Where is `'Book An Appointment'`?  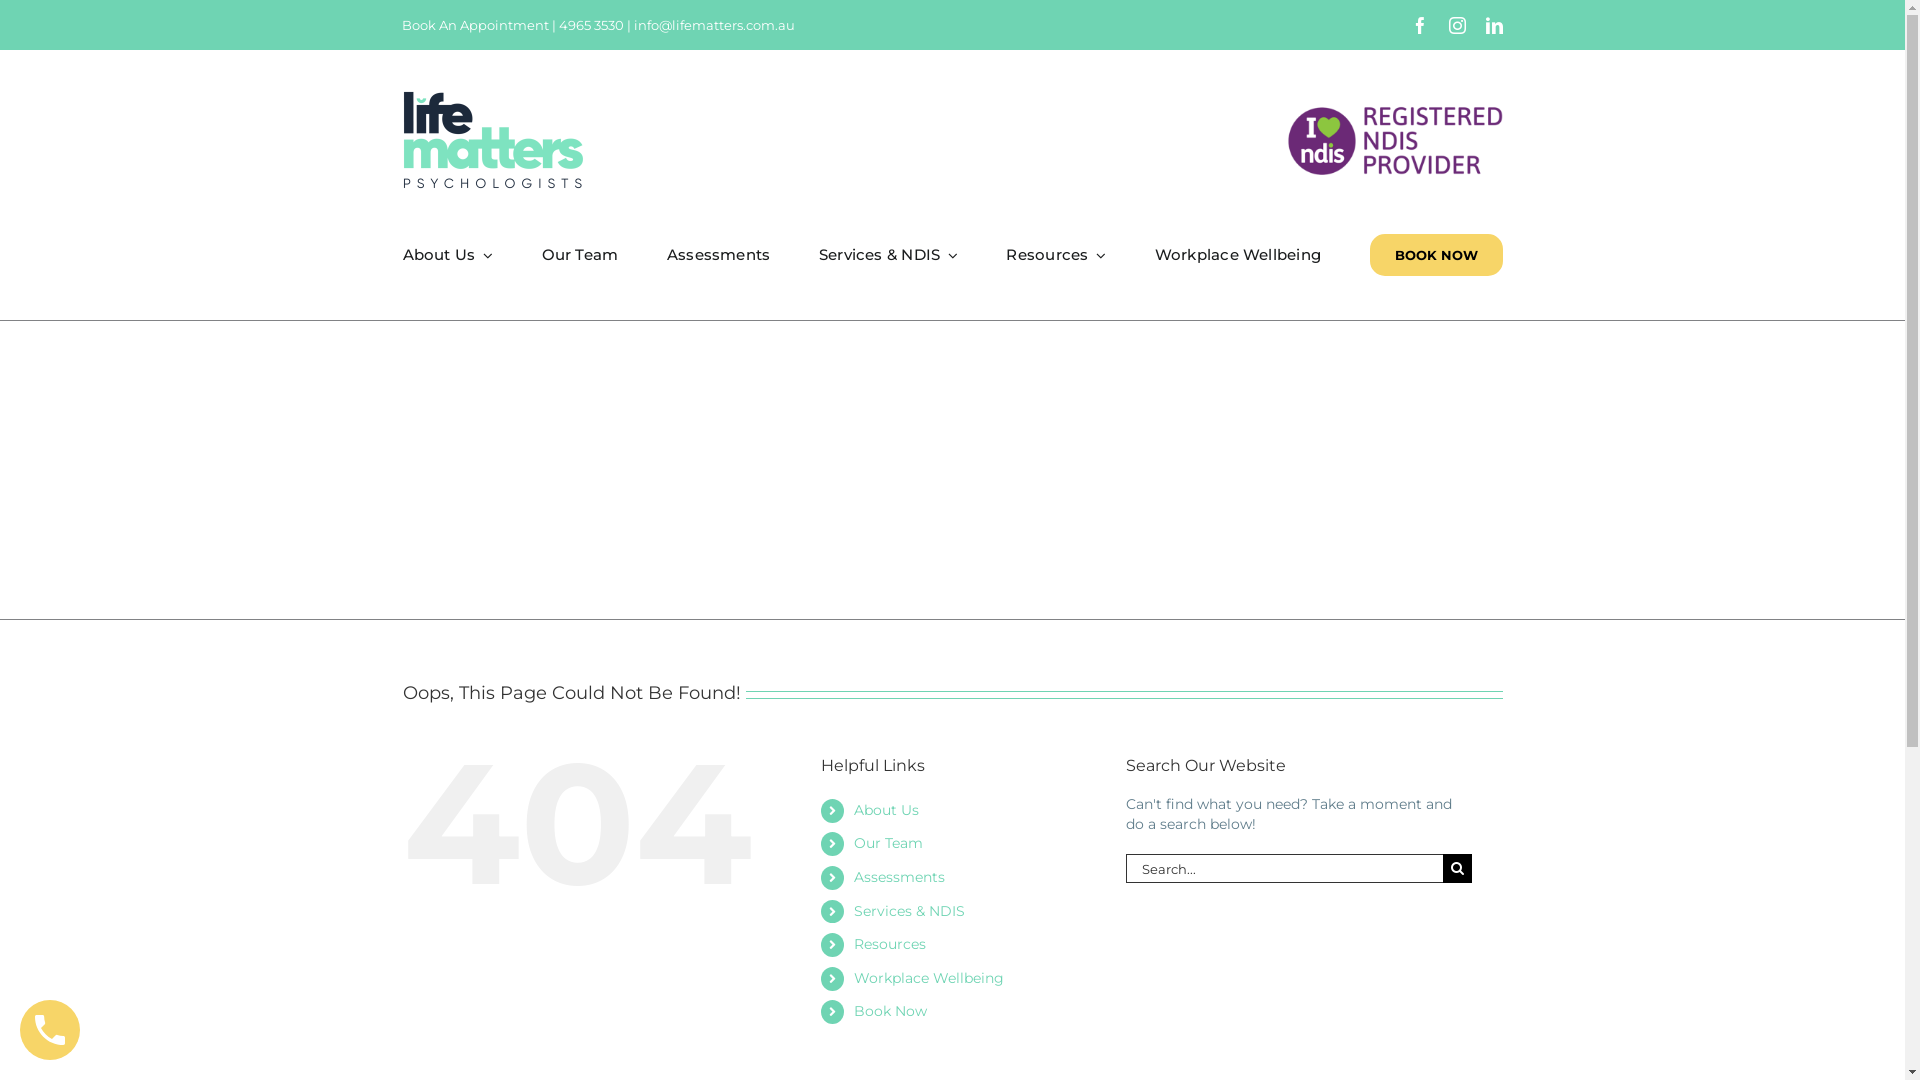 'Book An Appointment' is located at coordinates (474, 24).